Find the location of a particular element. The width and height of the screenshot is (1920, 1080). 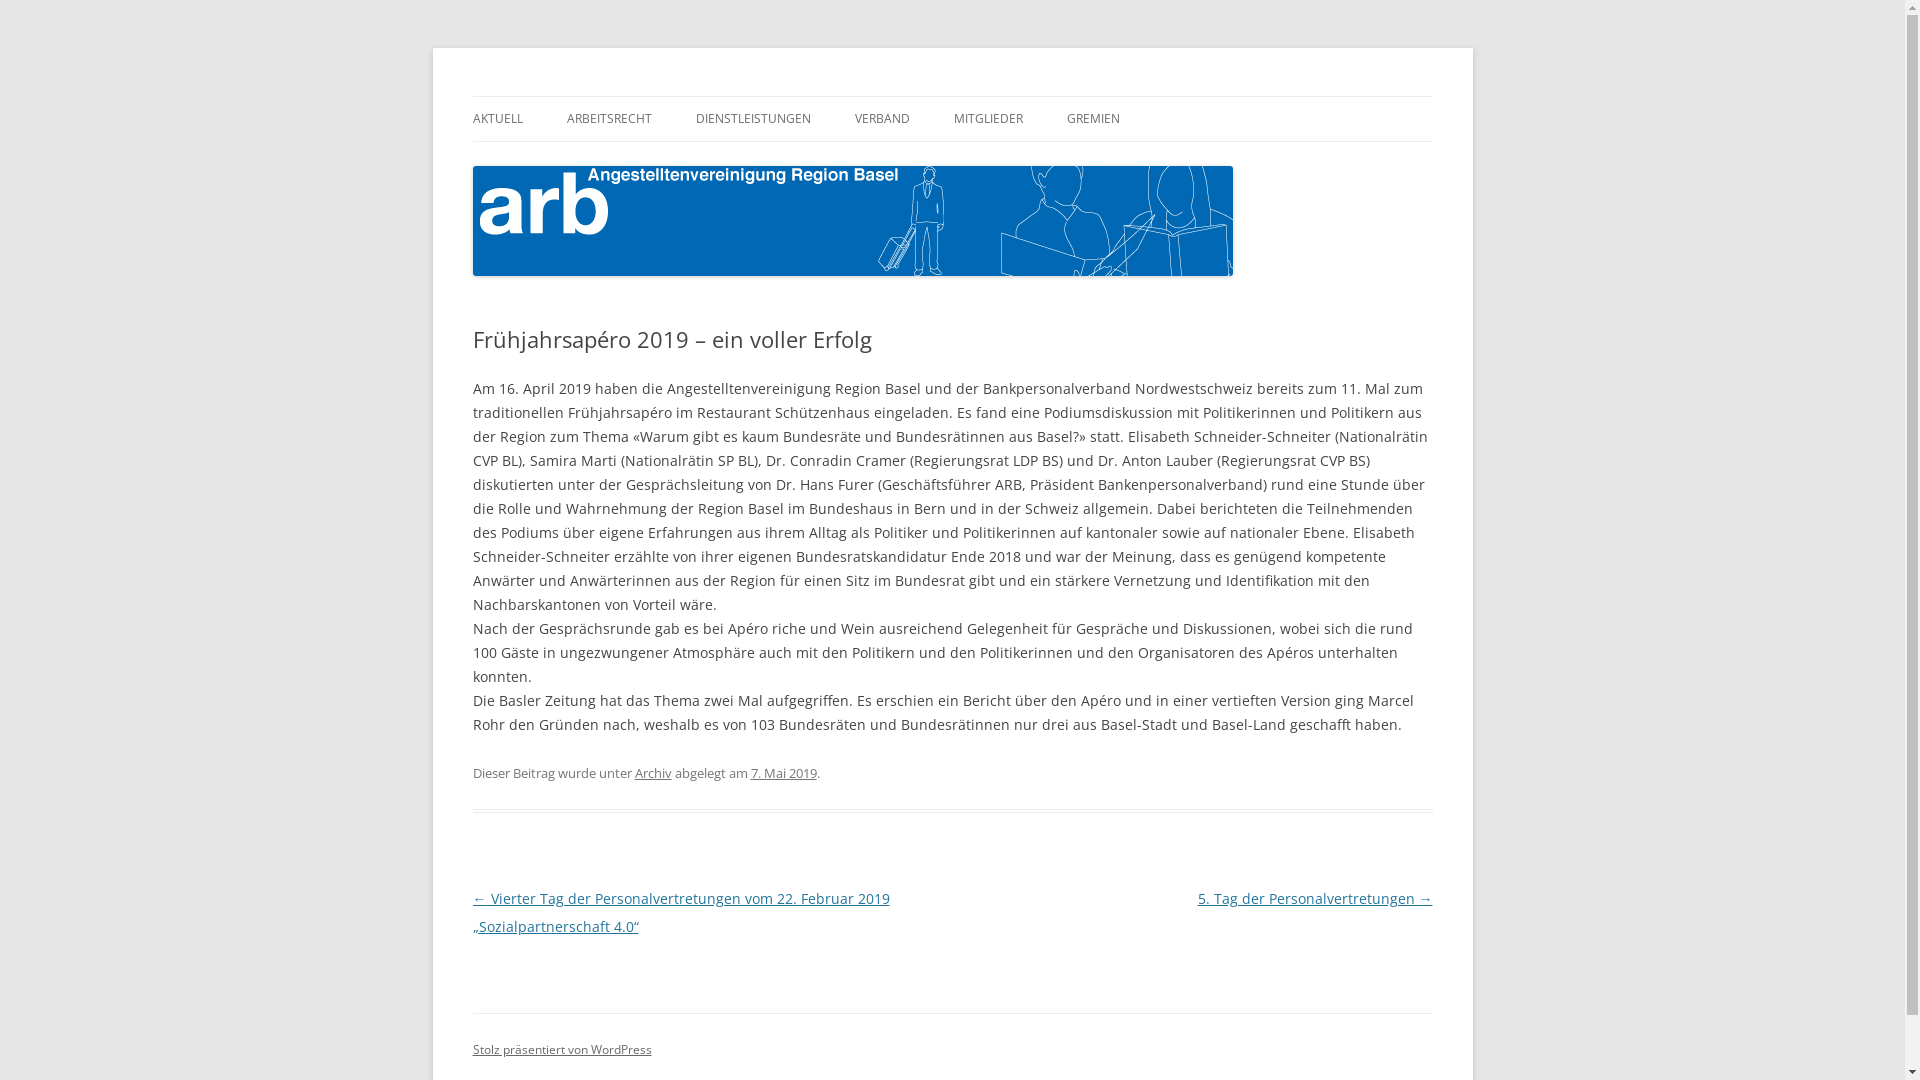

'Springe zum Inhalt' is located at coordinates (951, 96).